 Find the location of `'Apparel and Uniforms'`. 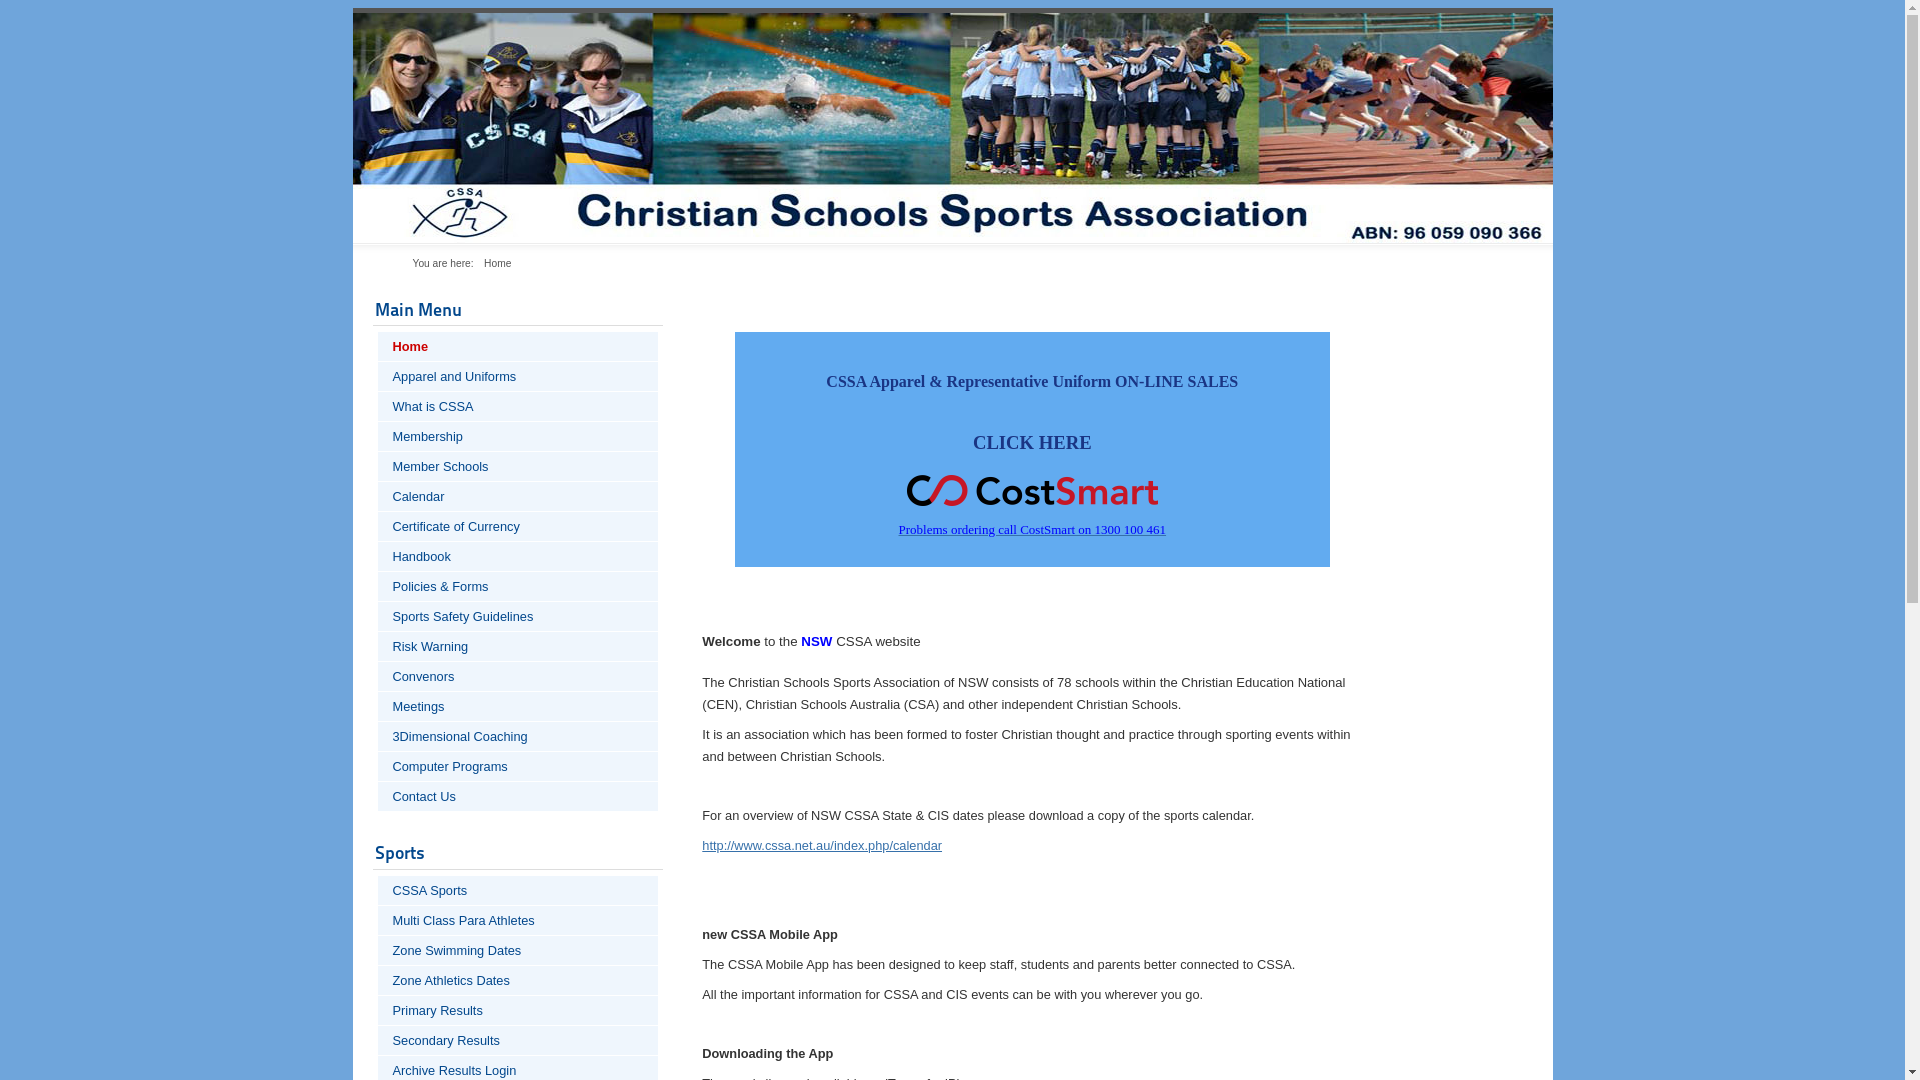

'Apparel and Uniforms' is located at coordinates (518, 376).